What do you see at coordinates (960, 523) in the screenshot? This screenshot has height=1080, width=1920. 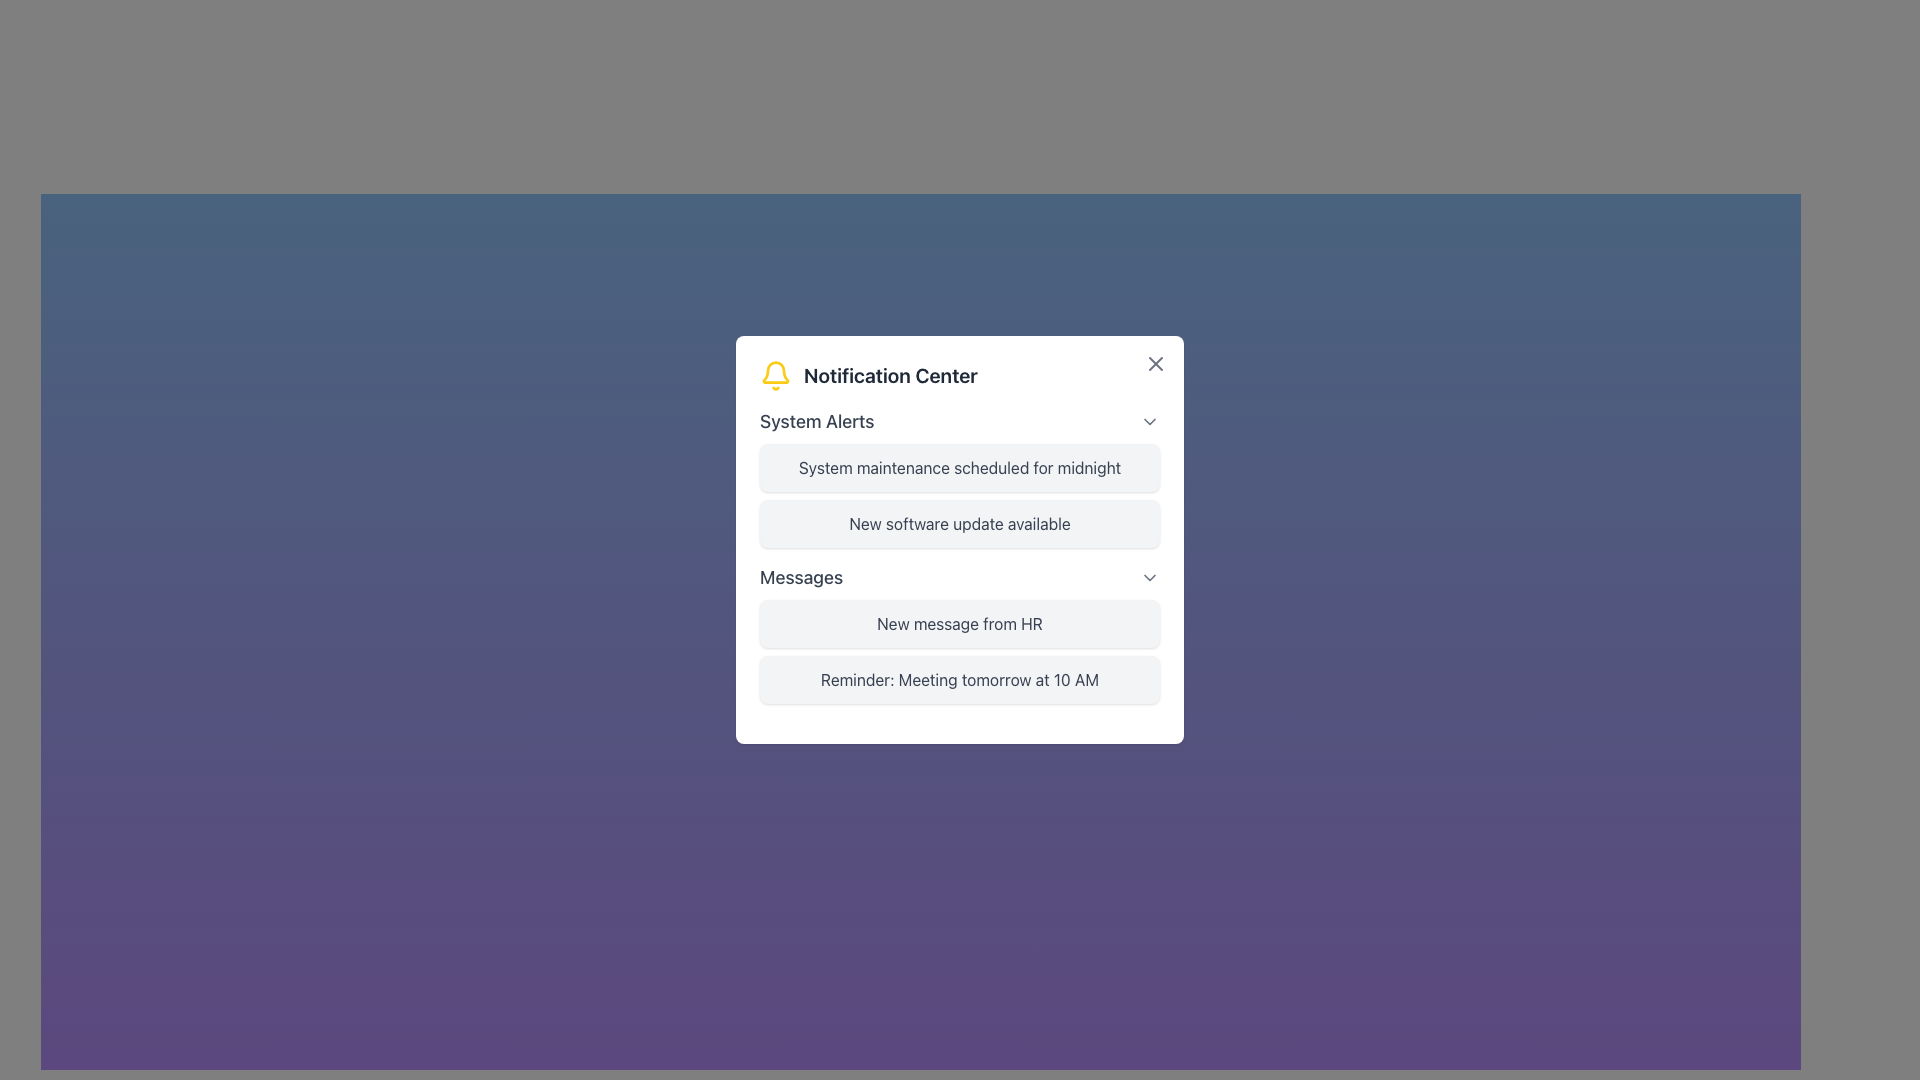 I see `the second notification under the 'System Alerts' heading in the 'Notification Center' interface that informs about a new software update` at bounding box center [960, 523].